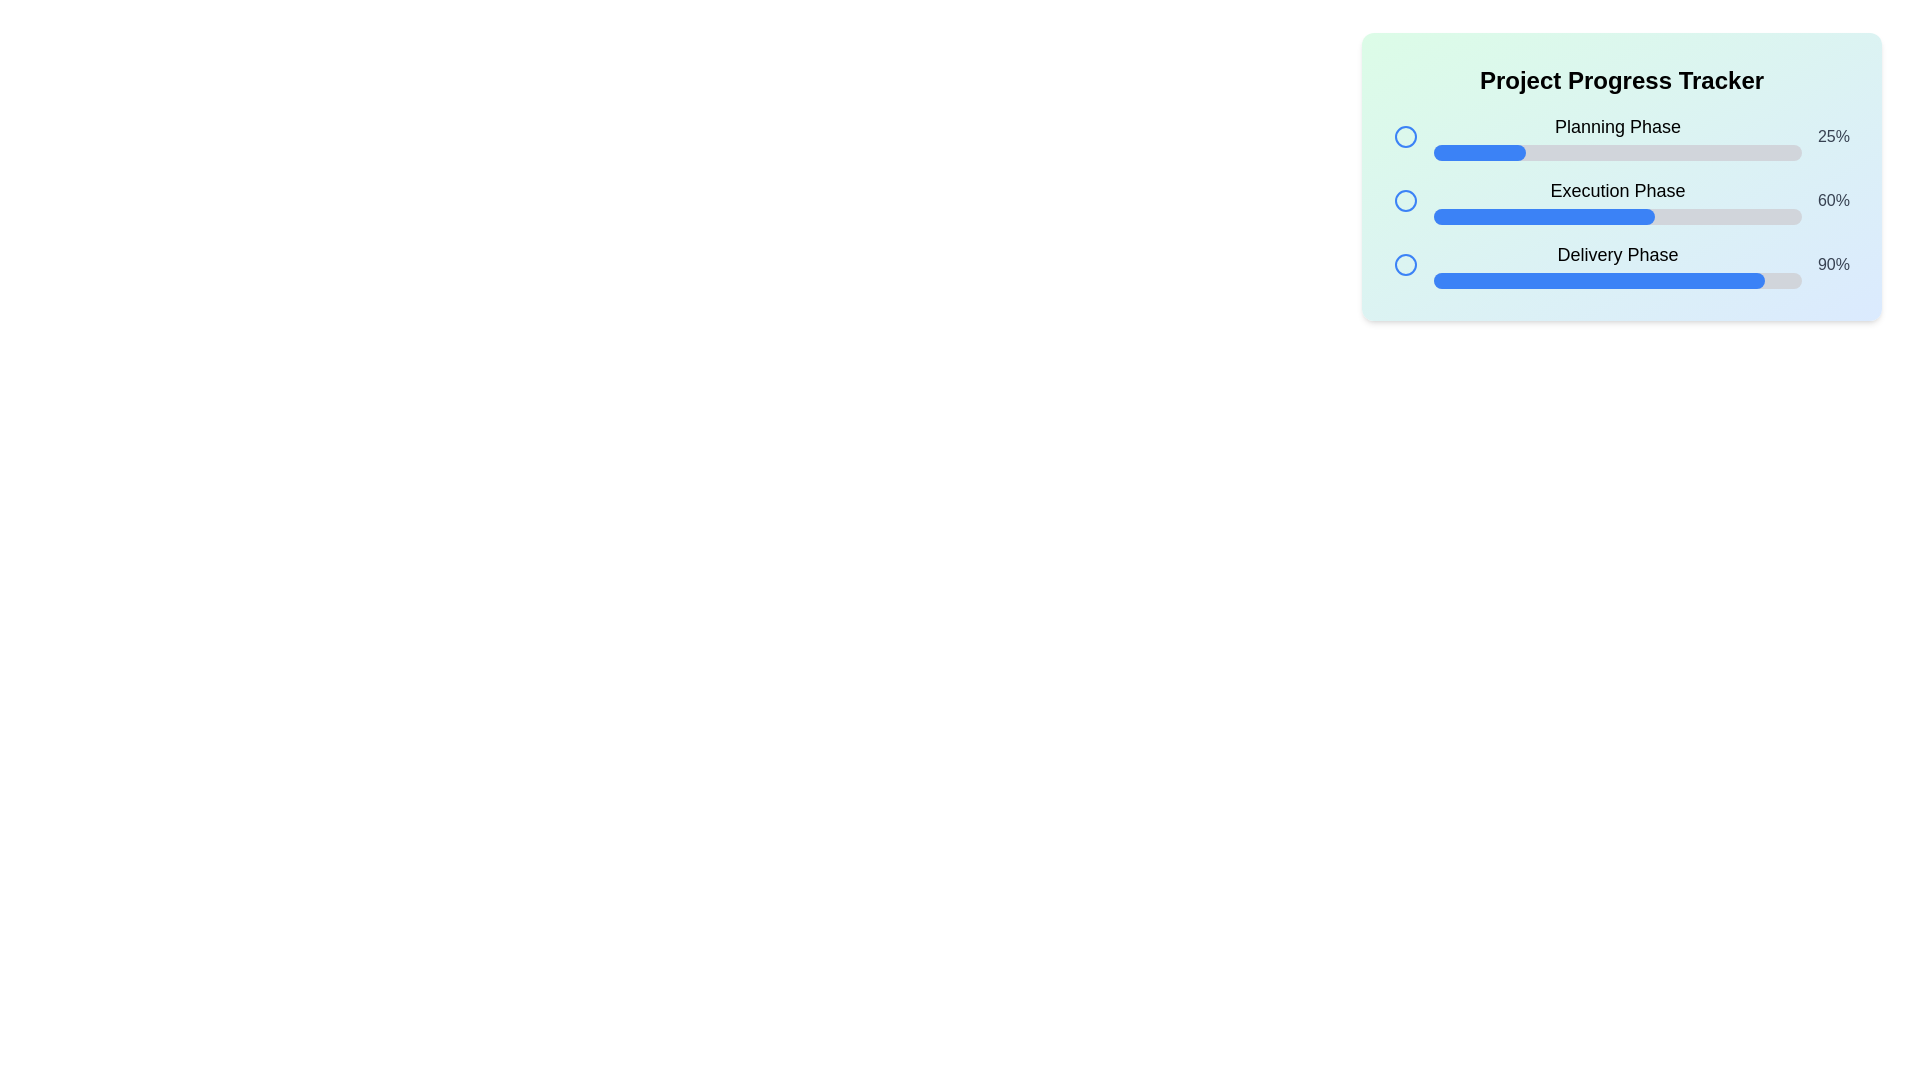 This screenshot has height=1080, width=1920. I want to click on the filled portion of the progress bar segment that indicates 25% completion for the 'Planning Phase' task to interact with it, so click(1479, 152).